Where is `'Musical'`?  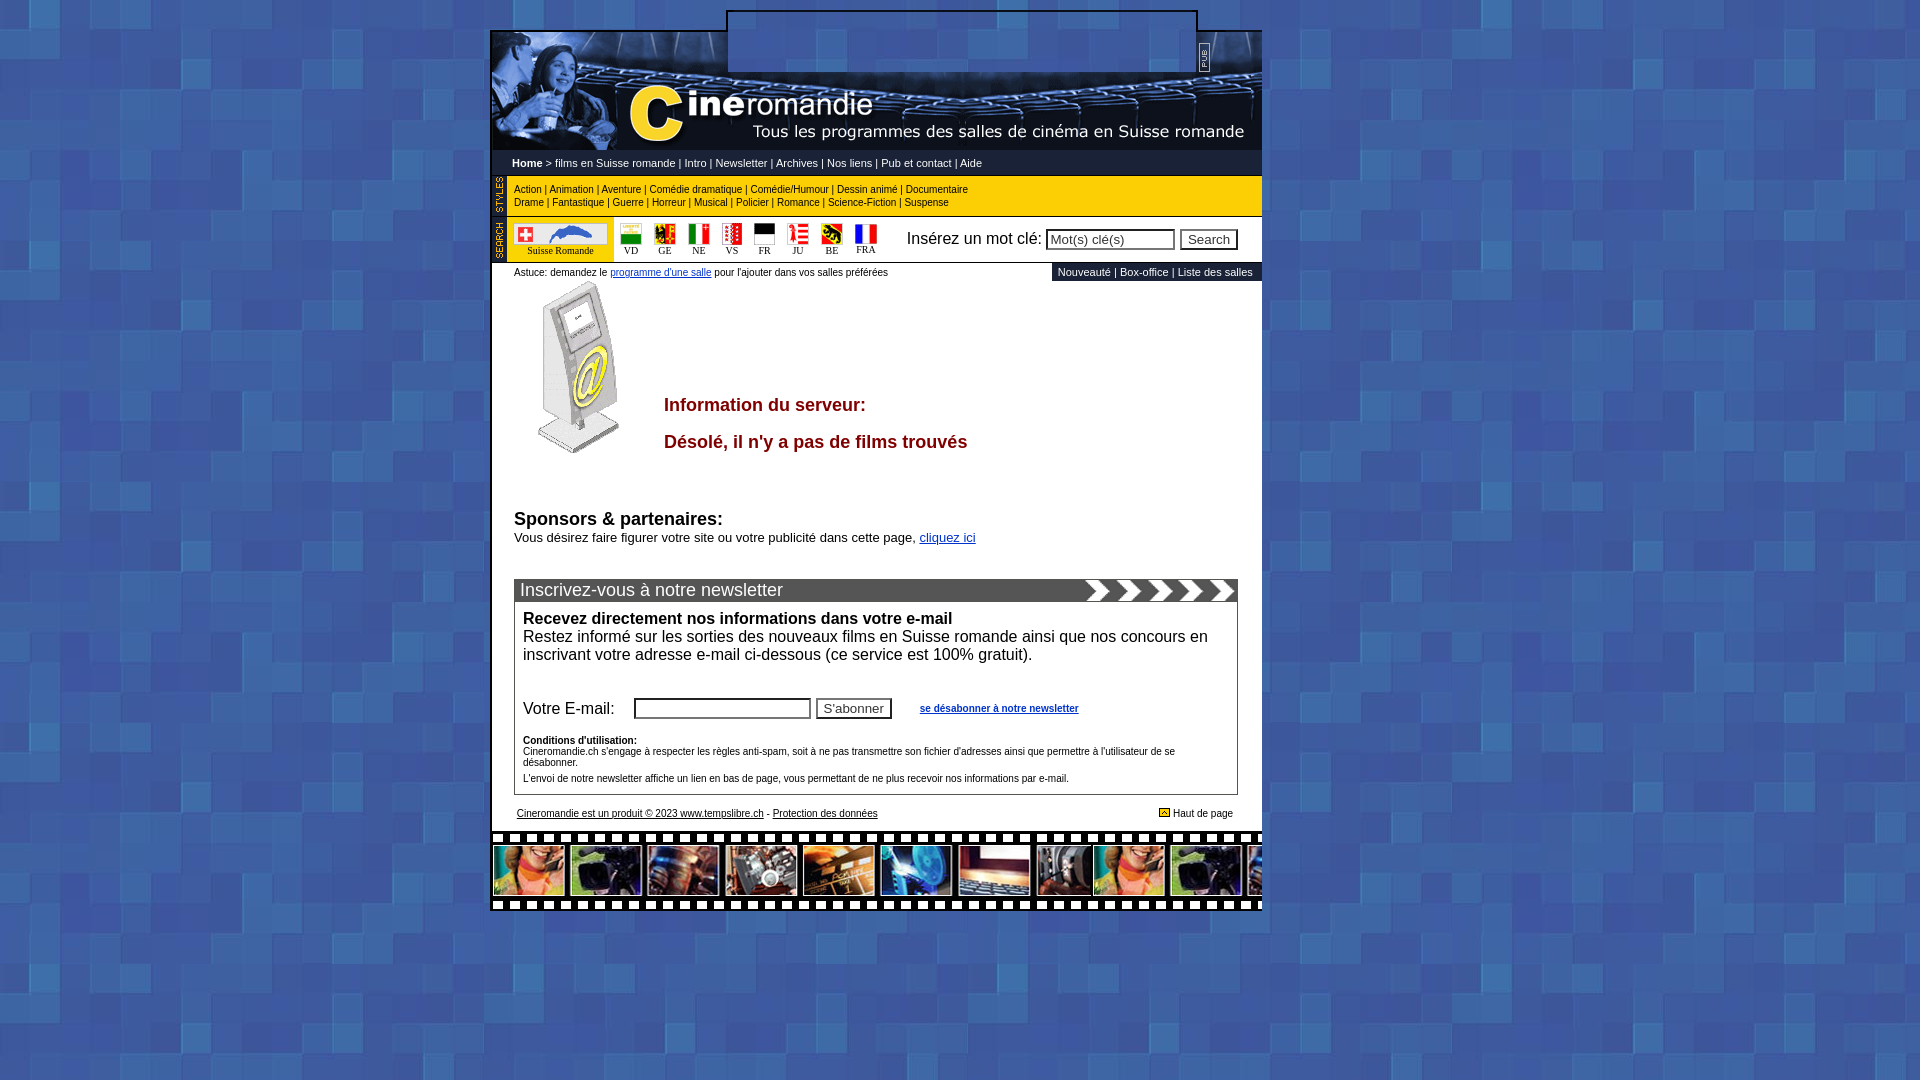
'Musical' is located at coordinates (710, 202).